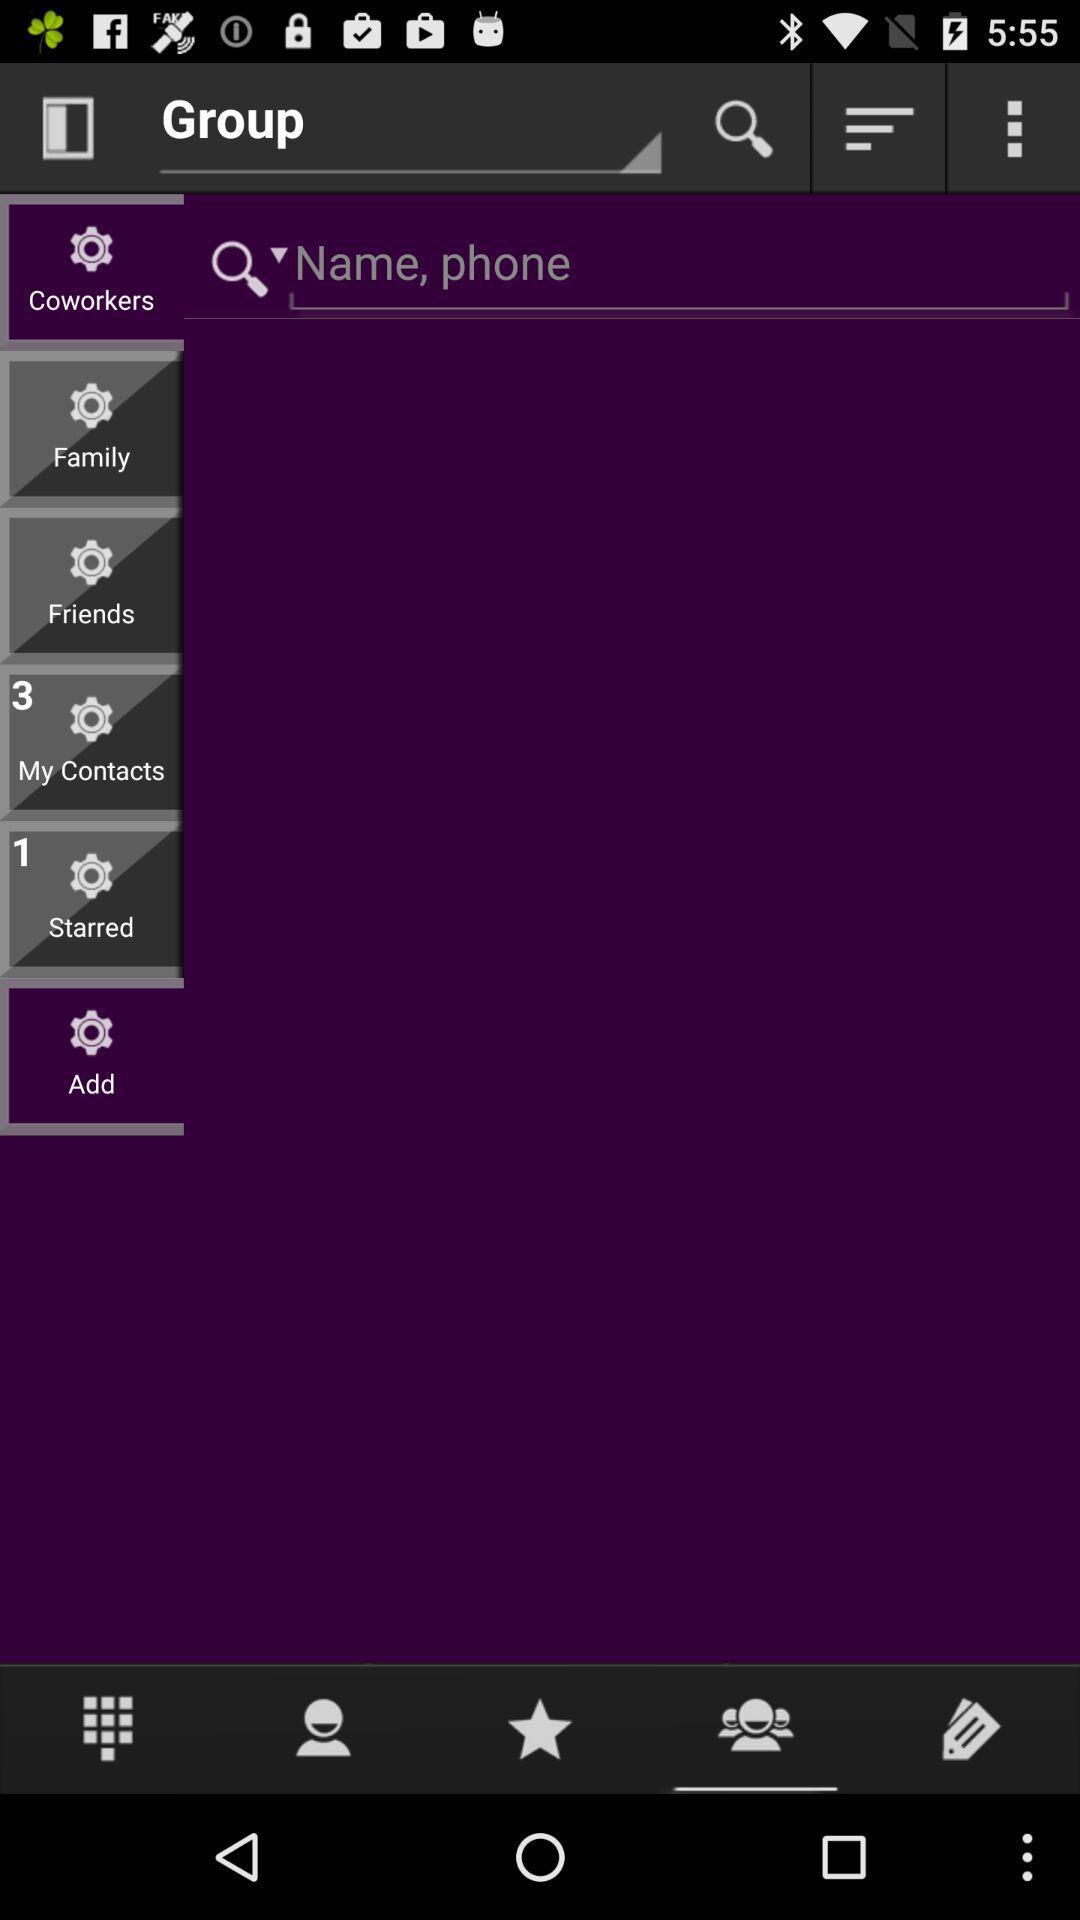  I want to click on order by highest first, so click(878, 127).